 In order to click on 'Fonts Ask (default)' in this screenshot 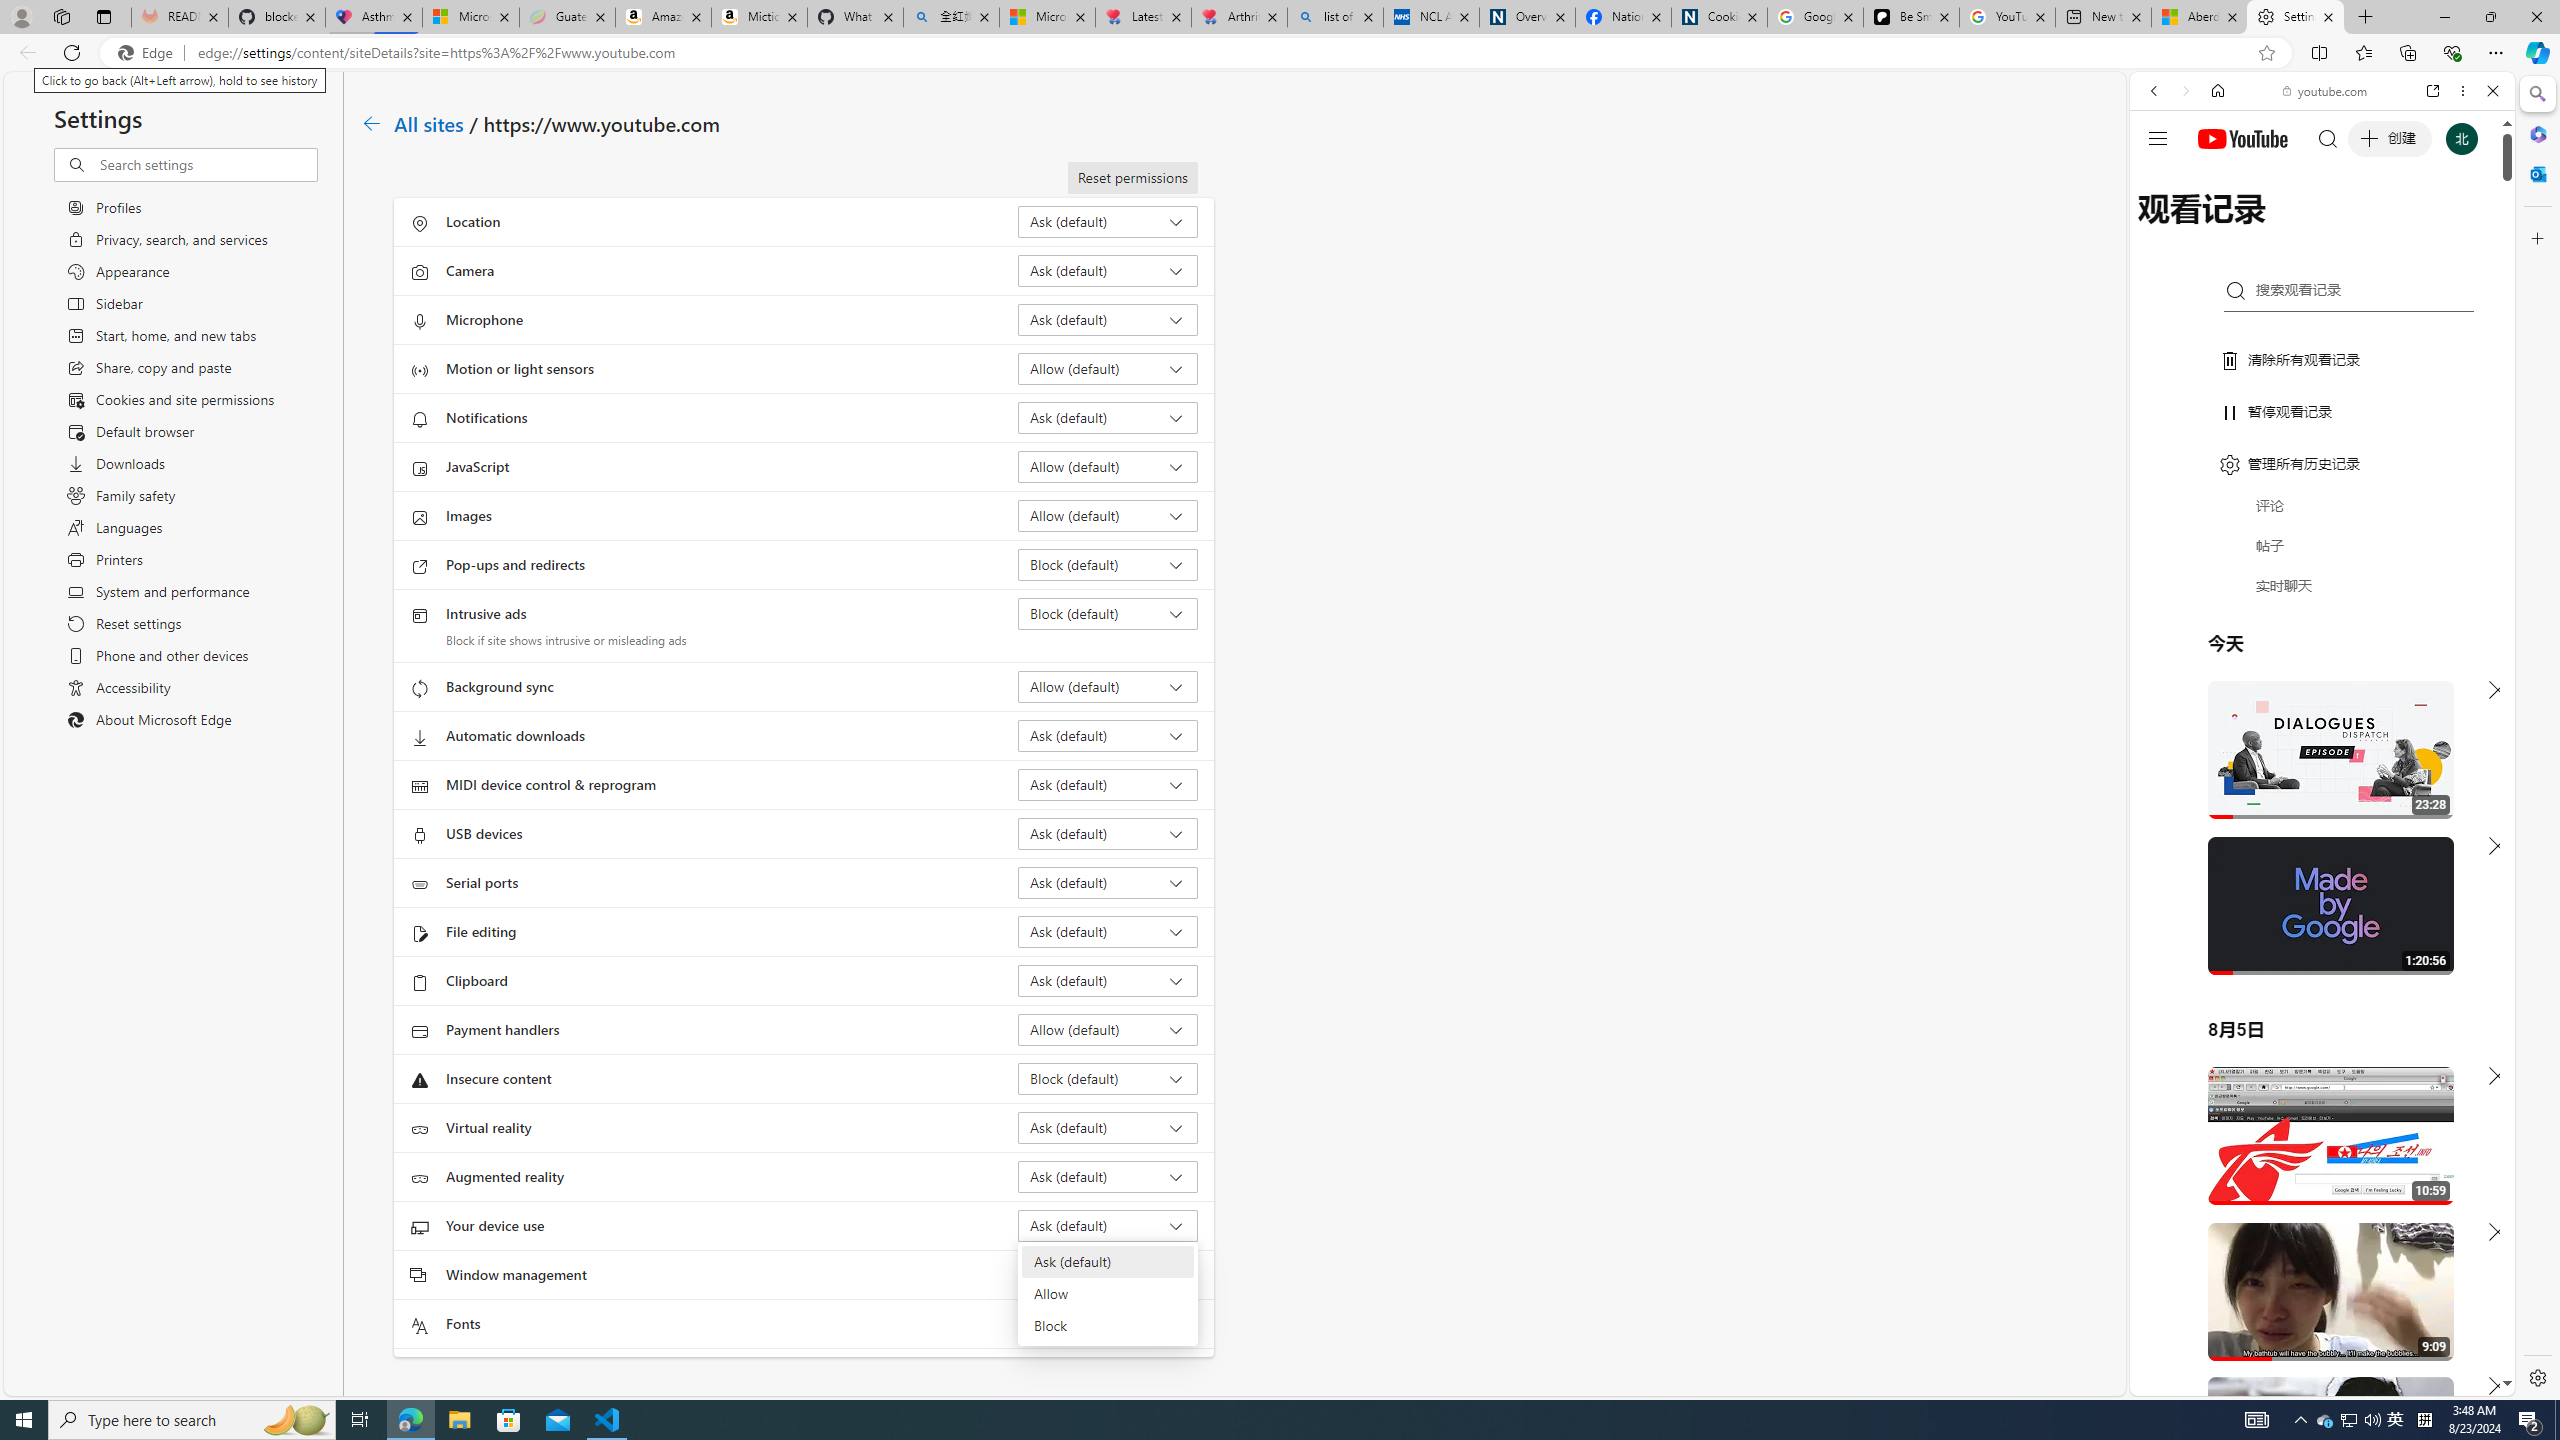, I will do `click(1108, 1324)`.